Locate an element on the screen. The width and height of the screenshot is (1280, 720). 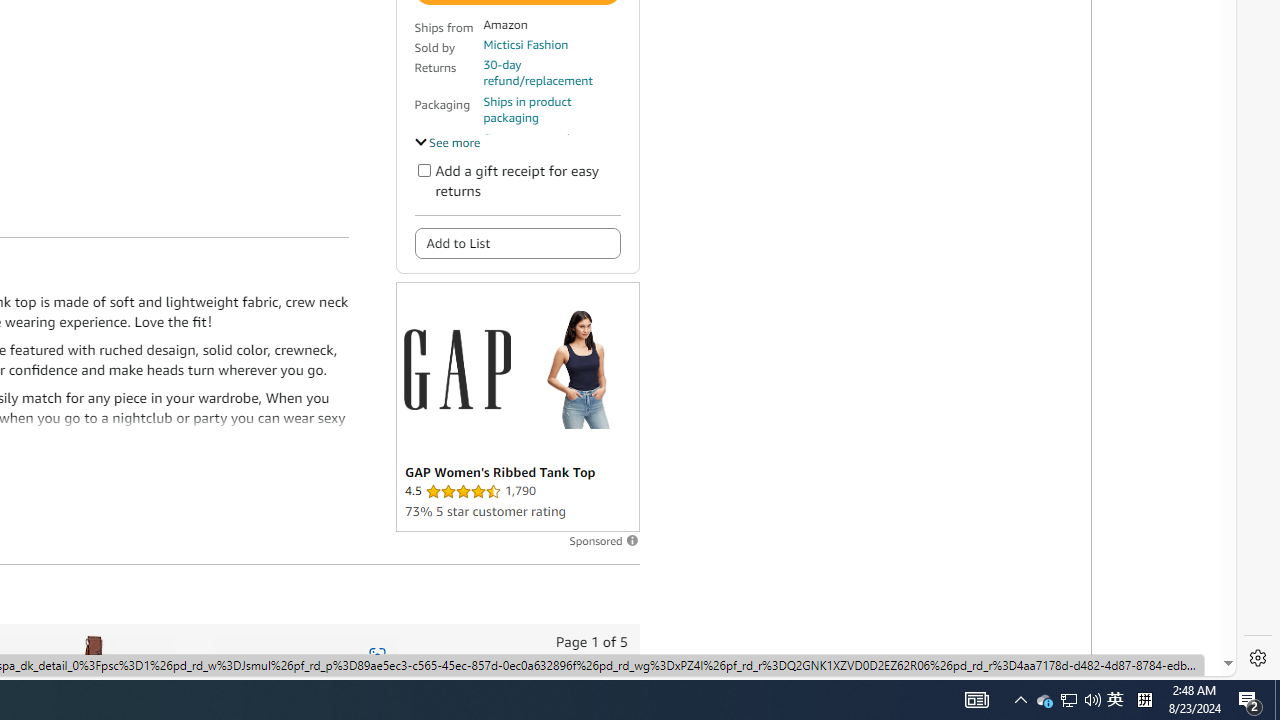
'Sponsored ad' is located at coordinates (517, 406).